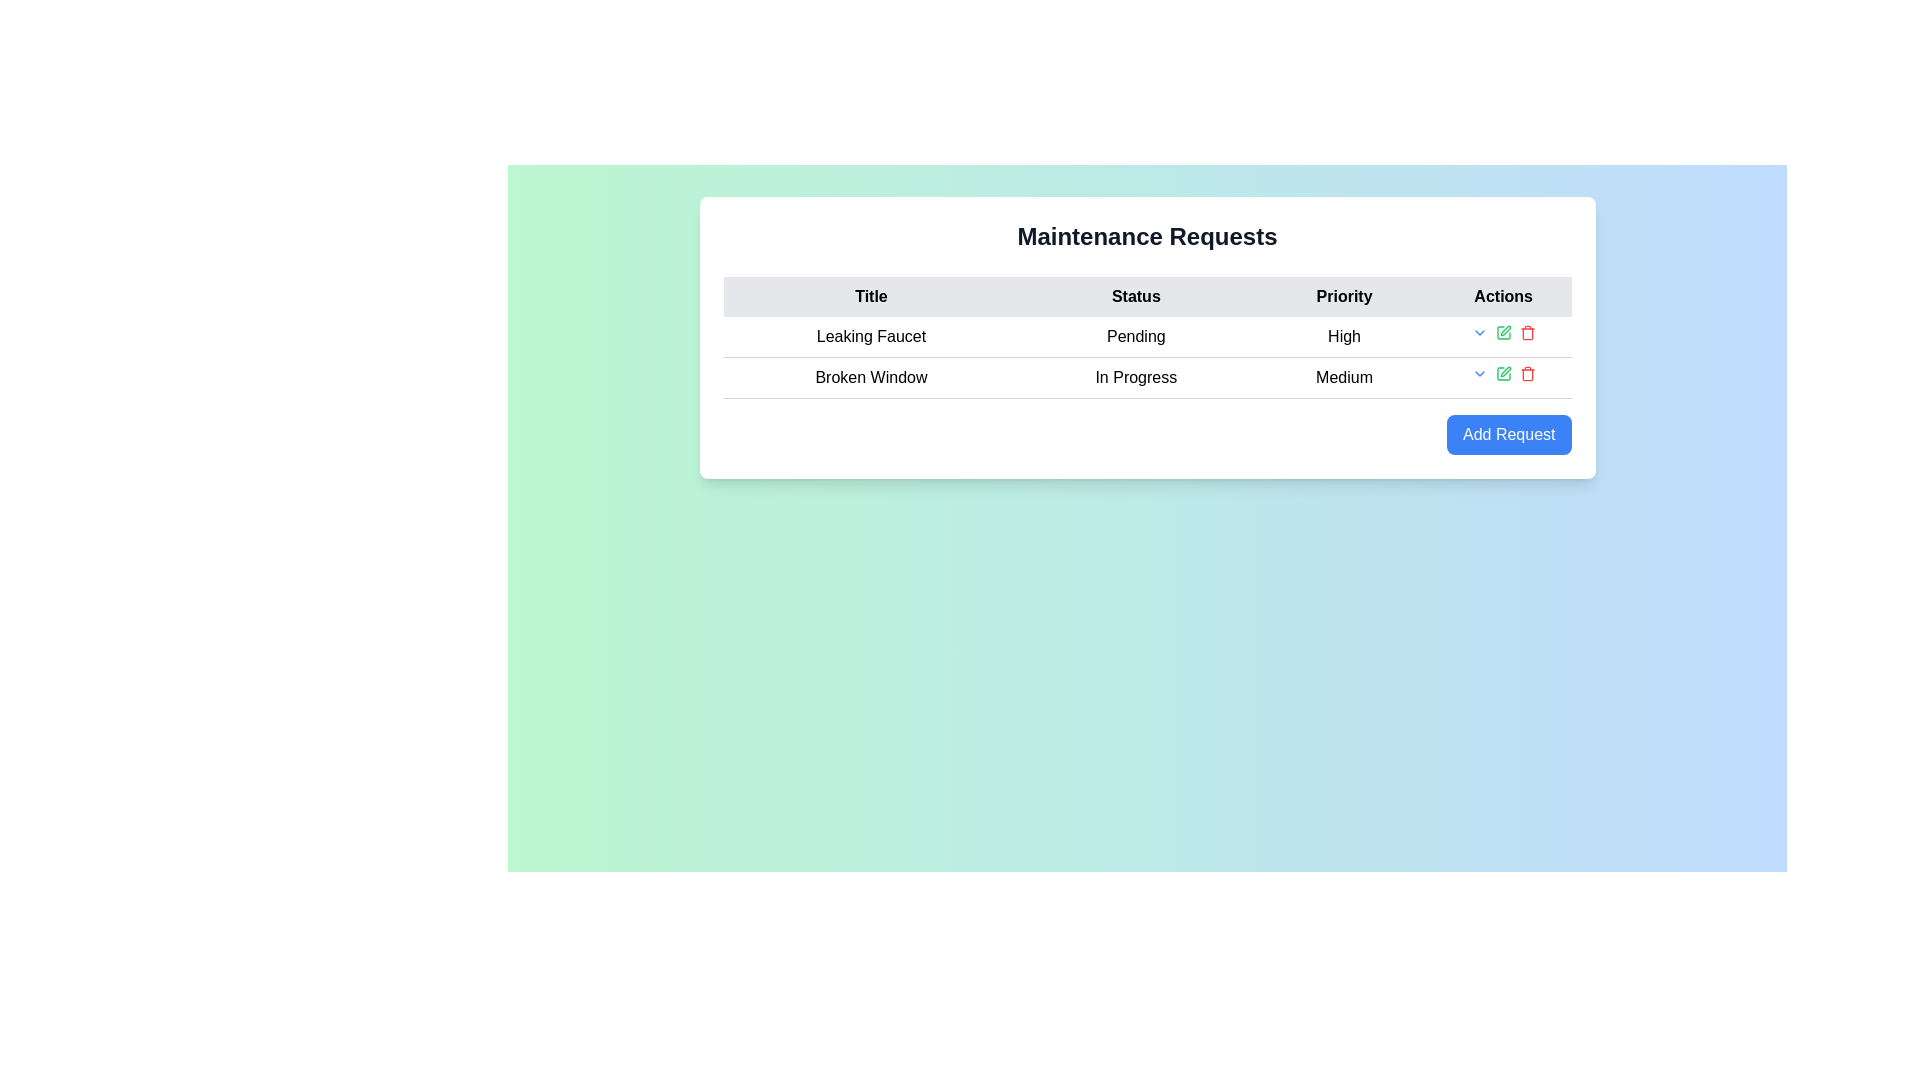 The width and height of the screenshot is (1920, 1080). What do you see at coordinates (1503, 374) in the screenshot?
I see `the green edit icon in the 'Actions' column of the second row corresponding to the 'Broken Window' entry` at bounding box center [1503, 374].